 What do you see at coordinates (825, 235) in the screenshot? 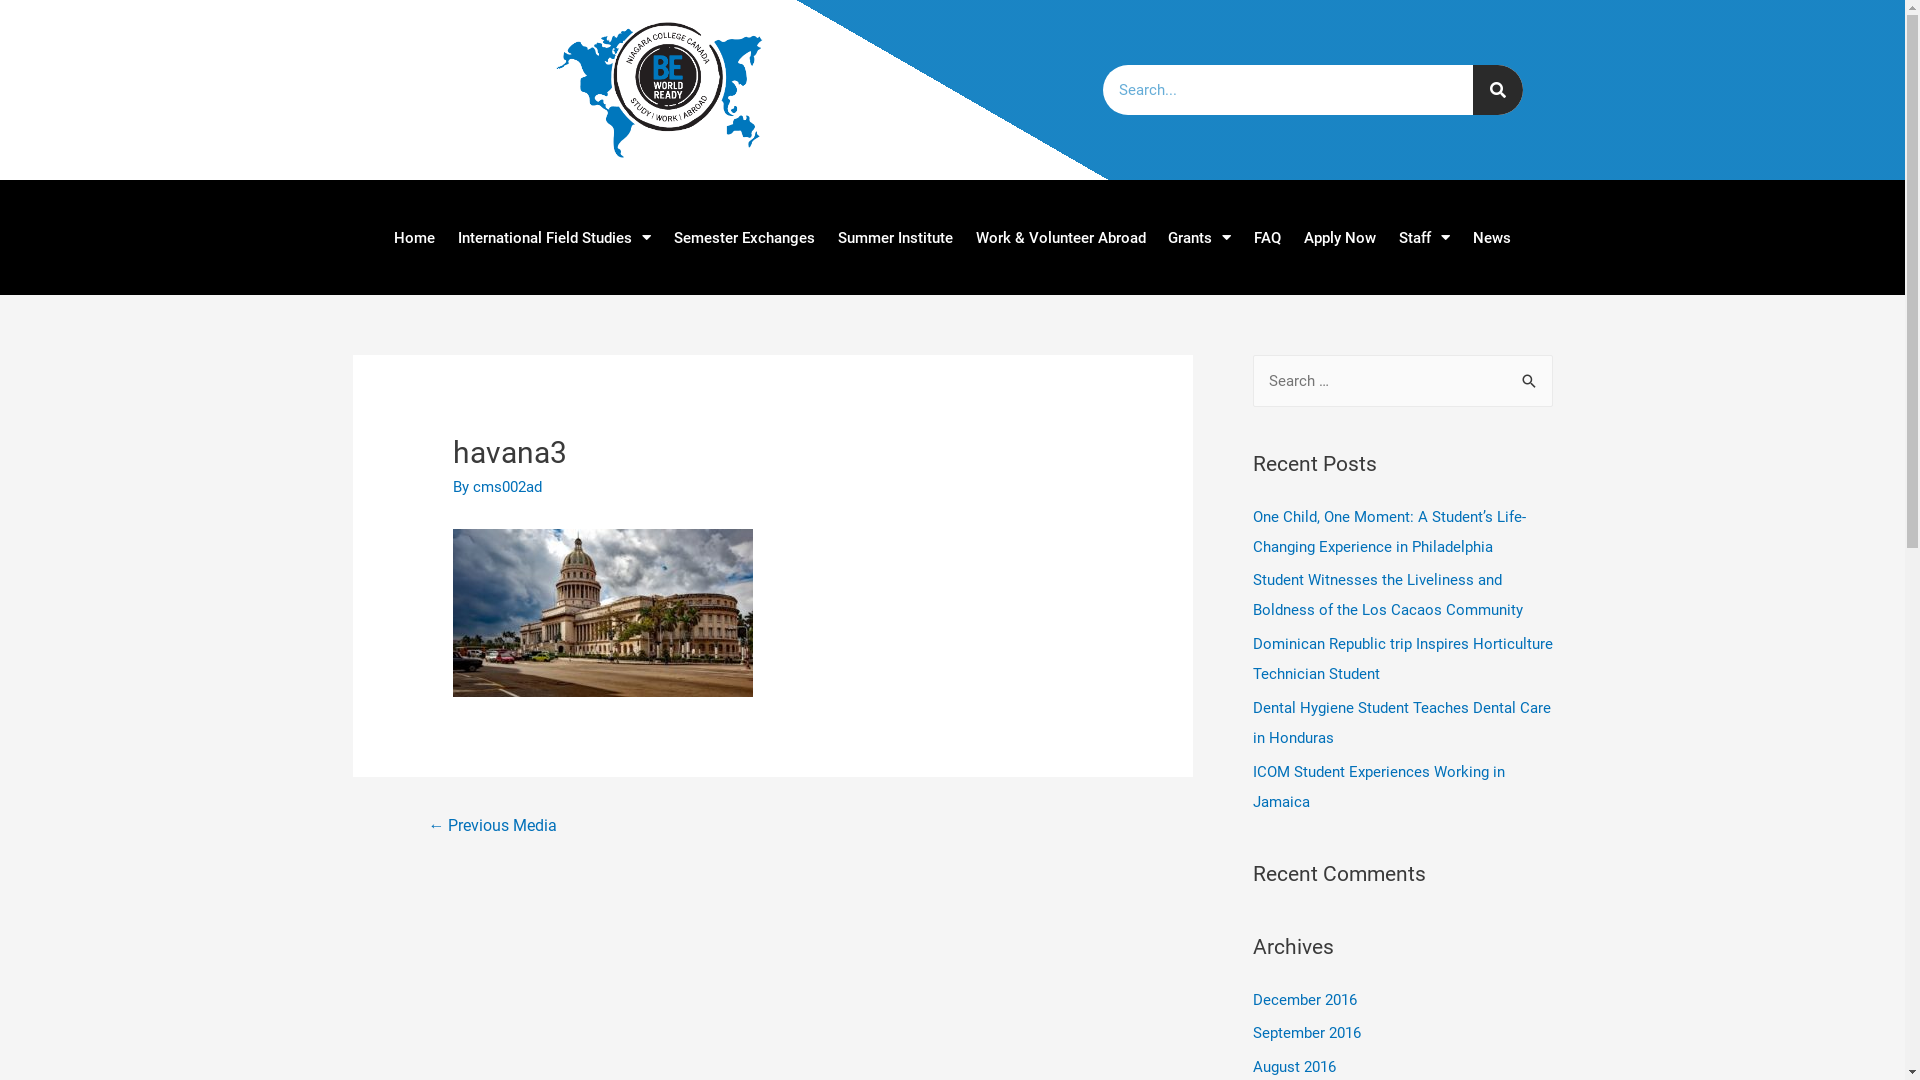
I see `'Summer Institute'` at bounding box center [825, 235].